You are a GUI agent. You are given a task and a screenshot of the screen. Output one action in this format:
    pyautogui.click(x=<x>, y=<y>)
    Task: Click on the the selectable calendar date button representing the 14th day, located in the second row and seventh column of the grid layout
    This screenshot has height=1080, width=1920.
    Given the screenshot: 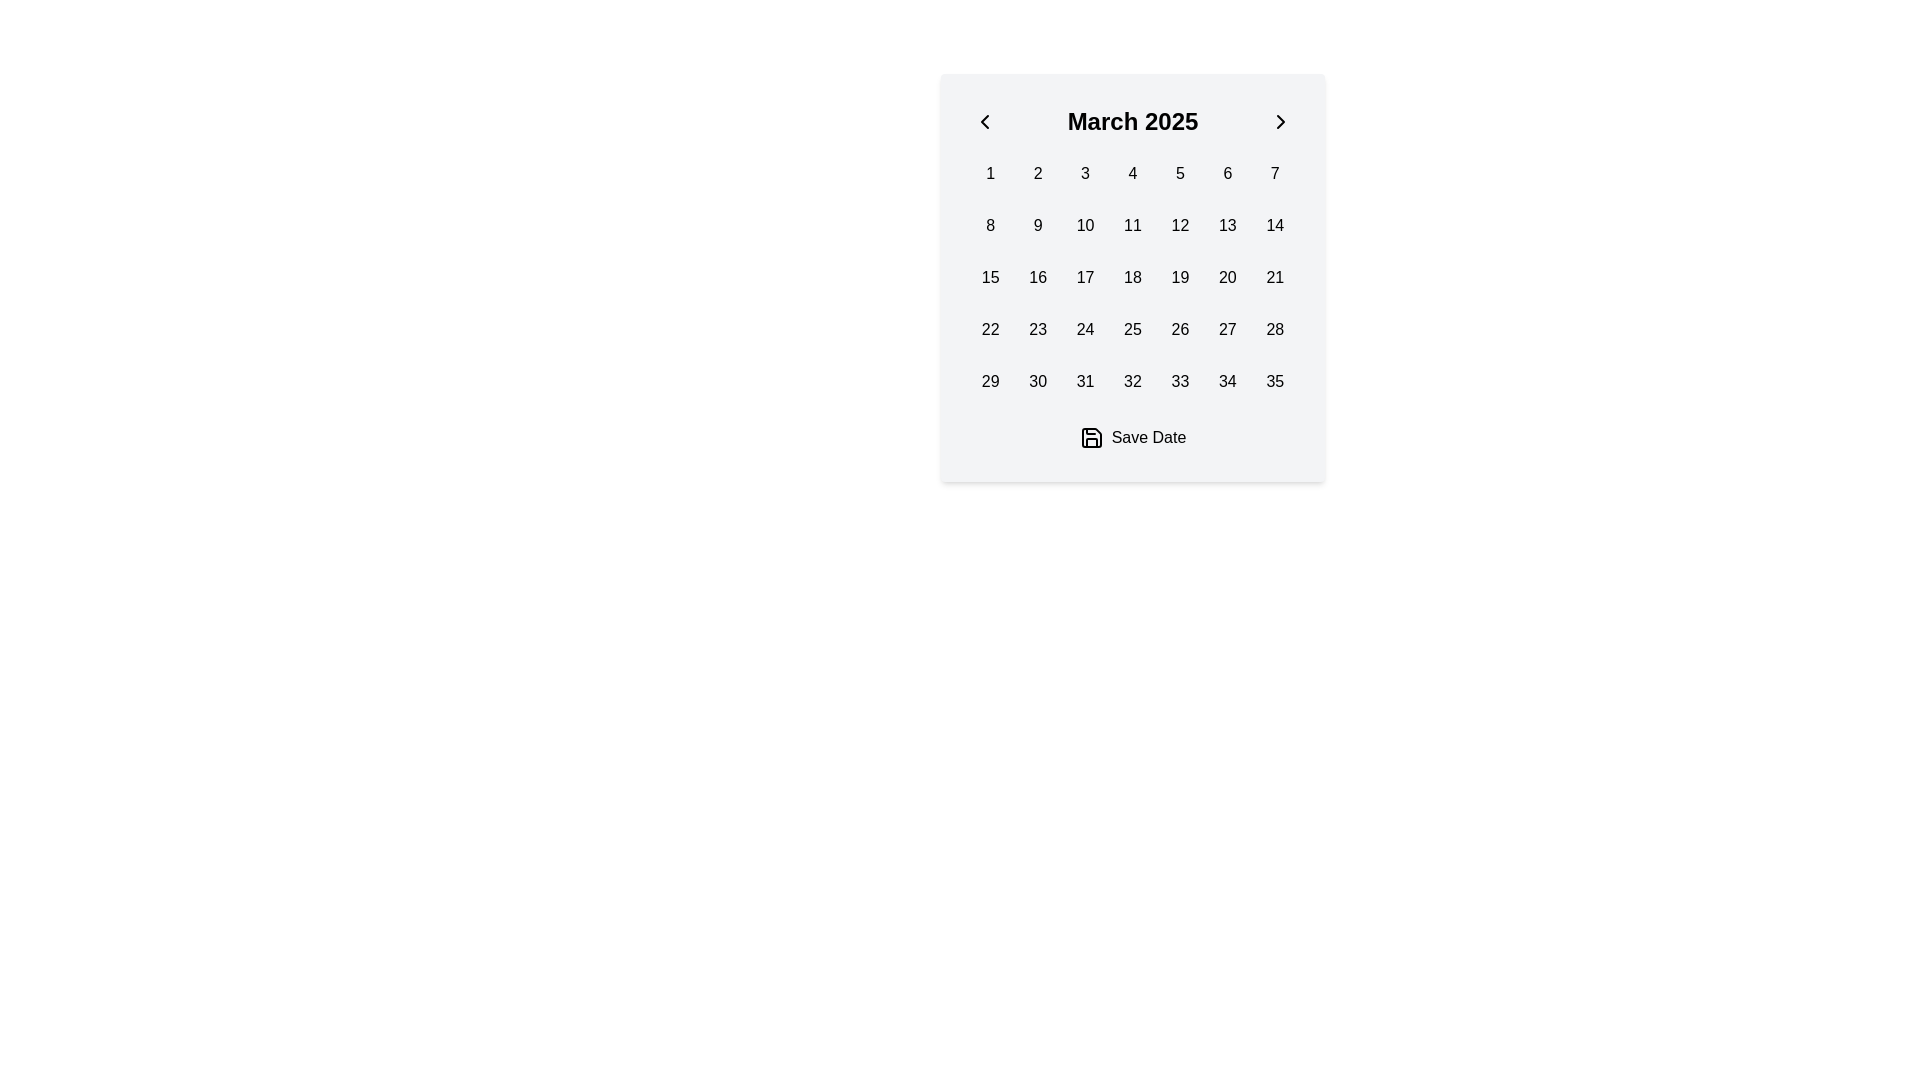 What is the action you would take?
    pyautogui.click(x=1274, y=225)
    